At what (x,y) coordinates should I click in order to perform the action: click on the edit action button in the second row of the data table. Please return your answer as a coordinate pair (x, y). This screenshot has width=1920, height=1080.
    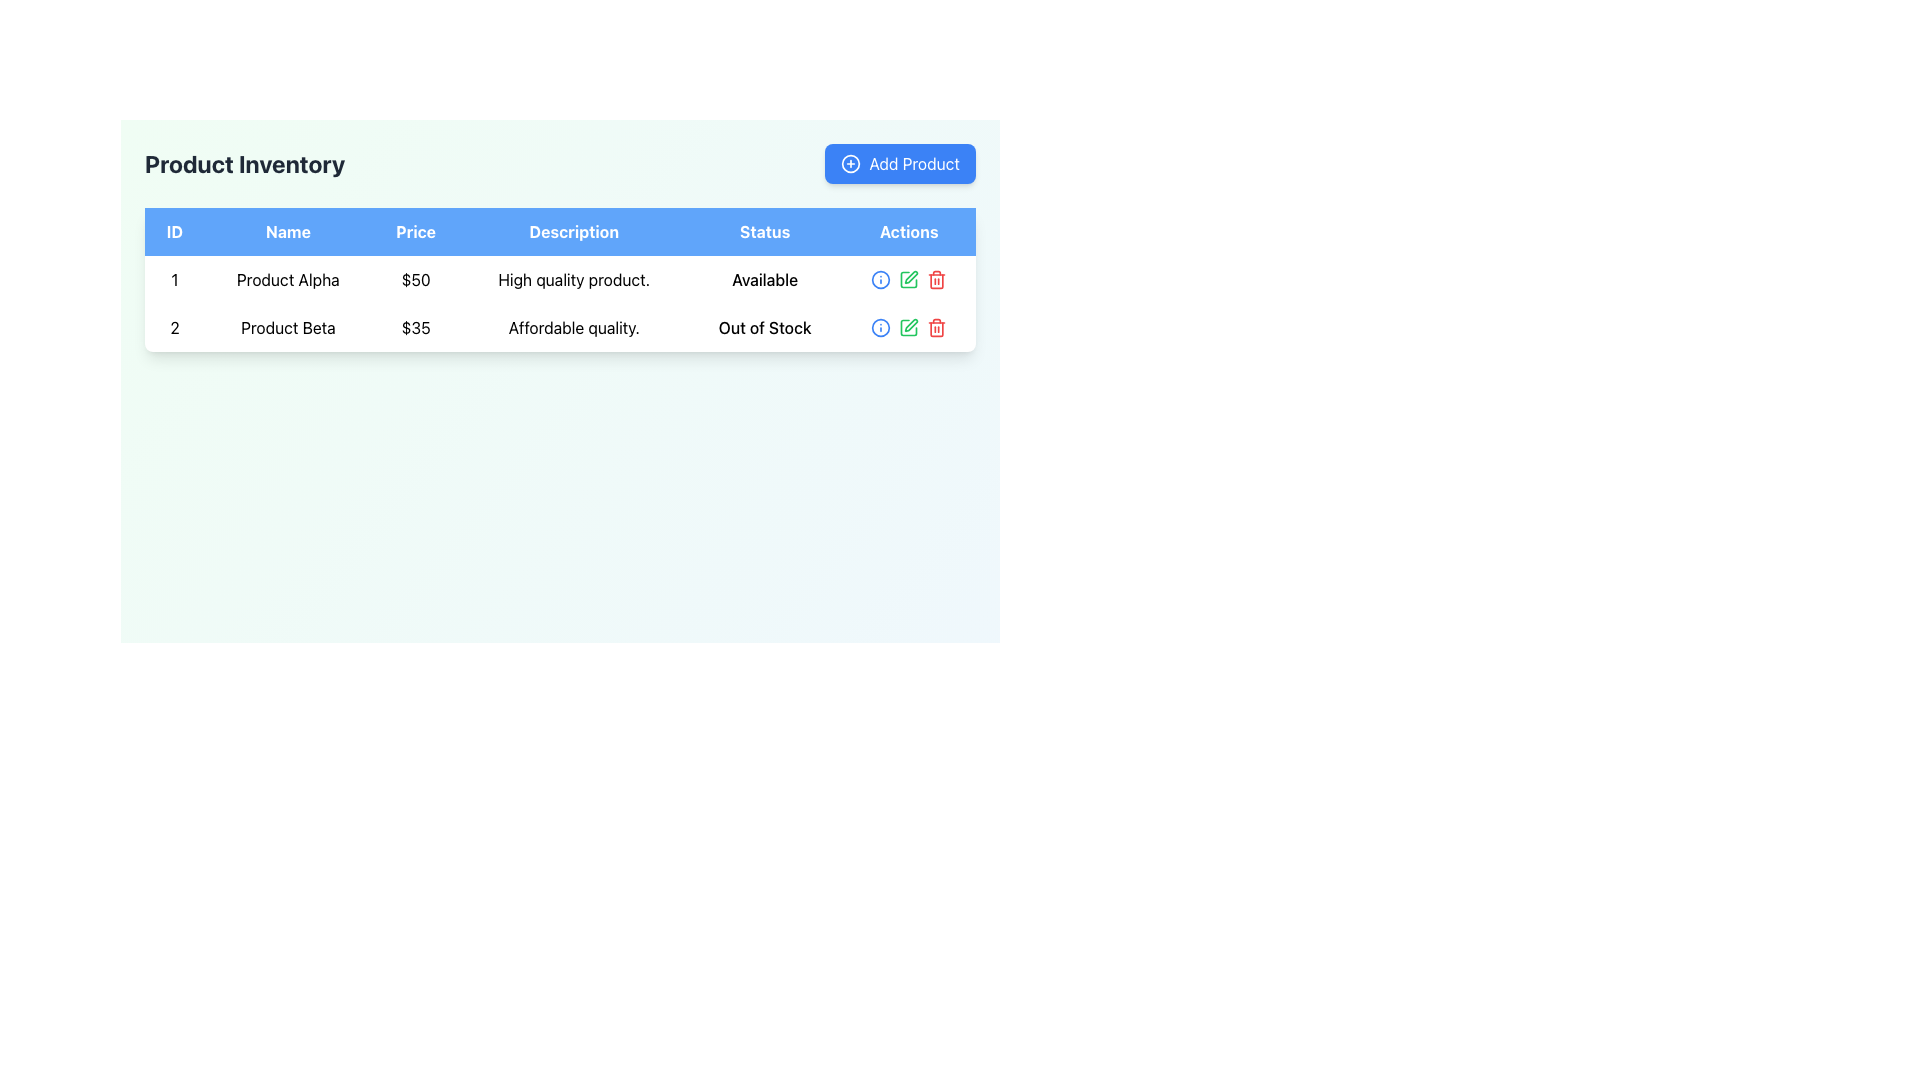
    Looking at the image, I should click on (908, 326).